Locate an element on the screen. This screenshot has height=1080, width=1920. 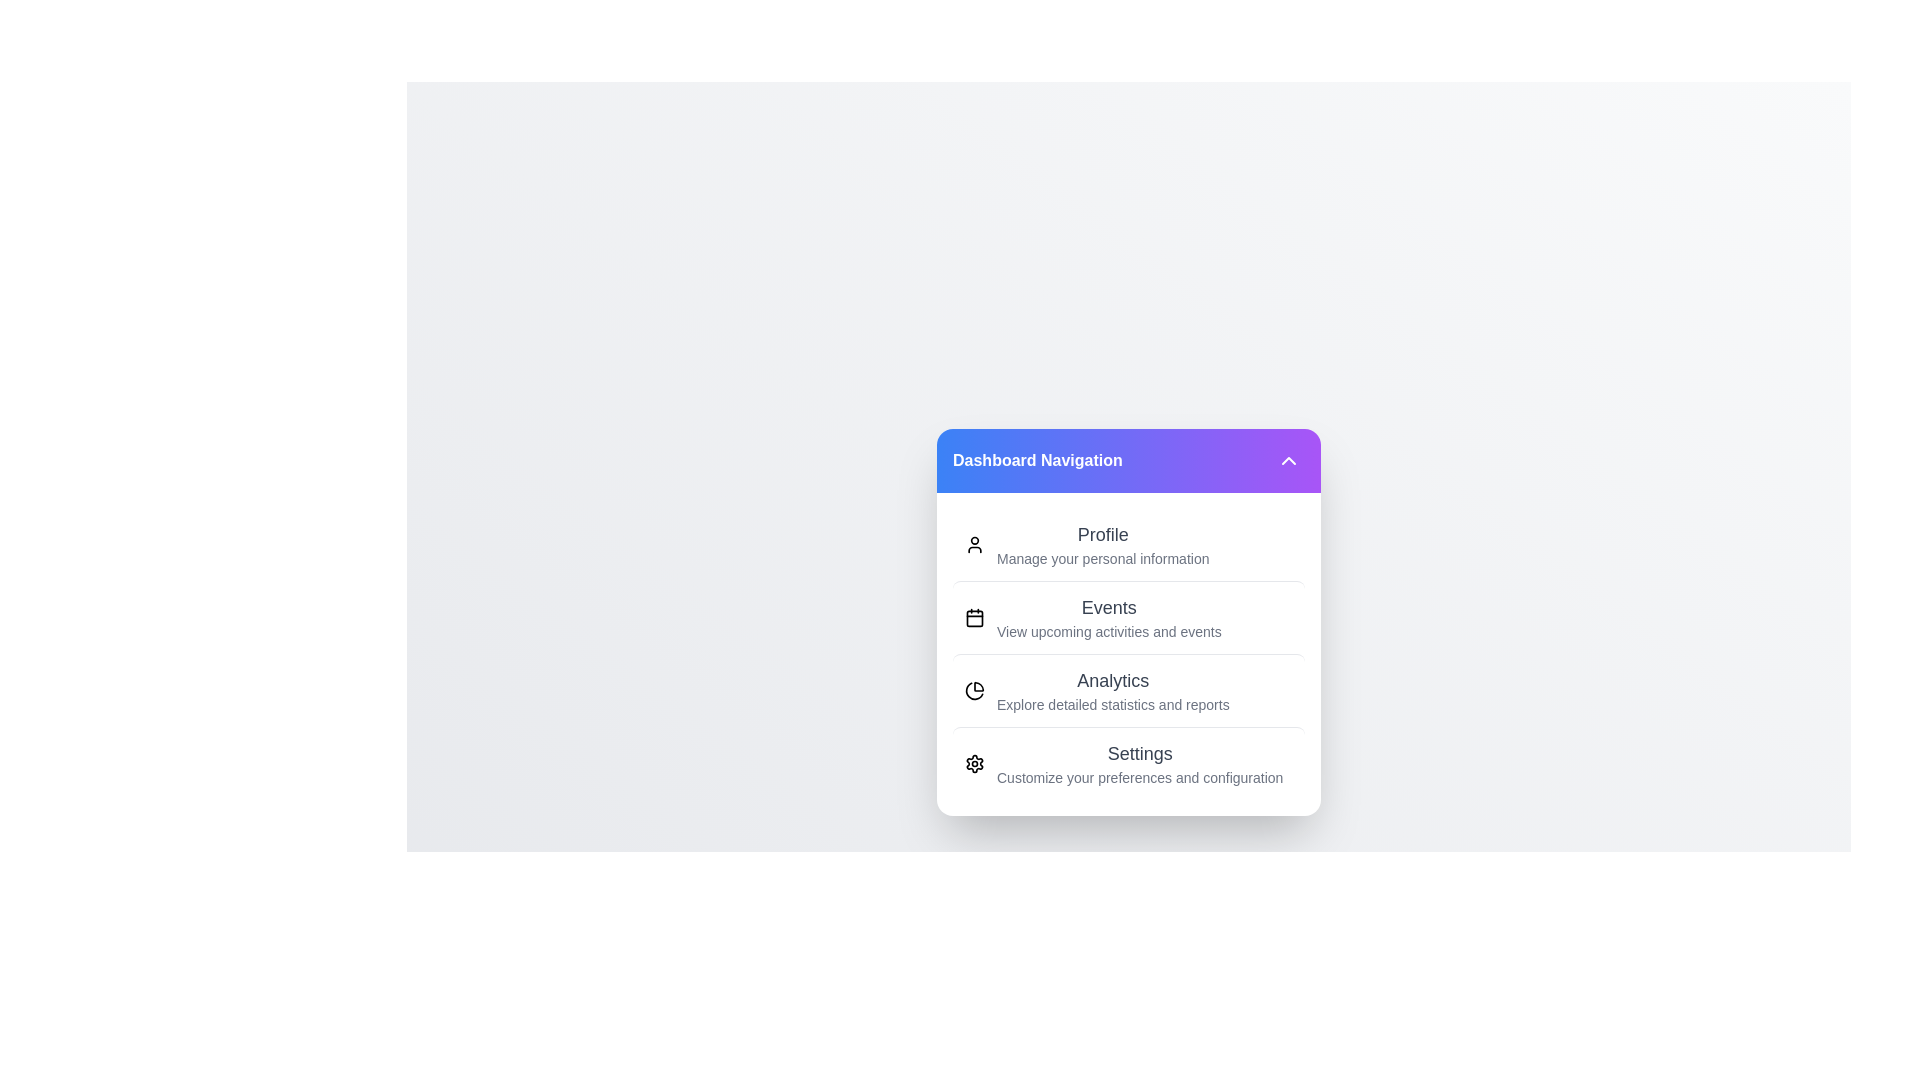
the icon associated with Events is located at coordinates (974, 616).